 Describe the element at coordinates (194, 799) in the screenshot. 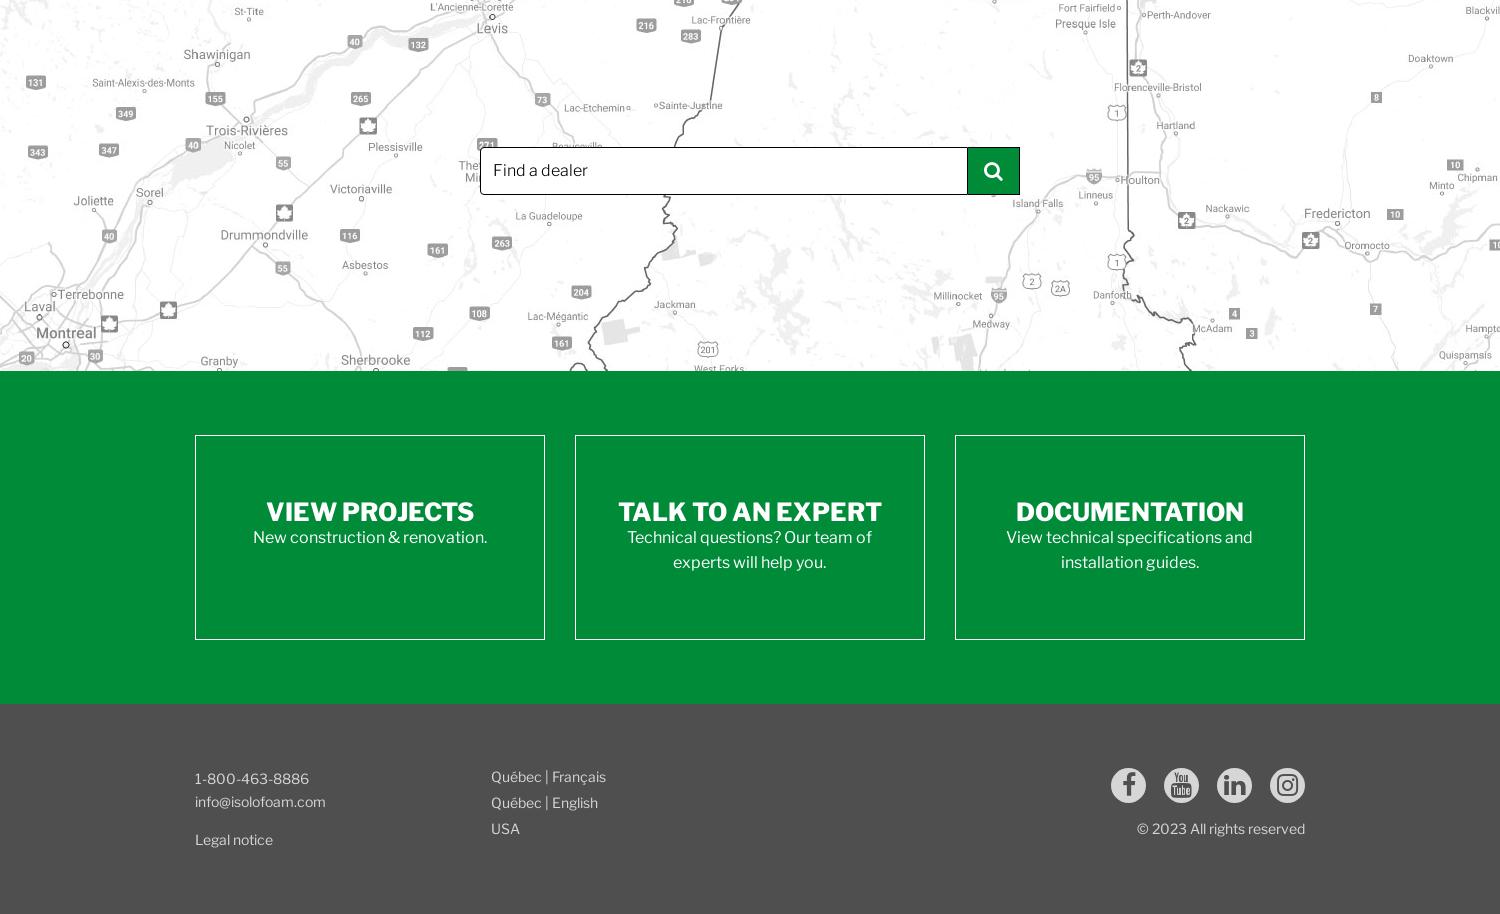

I see `'info@isolofoam.com'` at that location.